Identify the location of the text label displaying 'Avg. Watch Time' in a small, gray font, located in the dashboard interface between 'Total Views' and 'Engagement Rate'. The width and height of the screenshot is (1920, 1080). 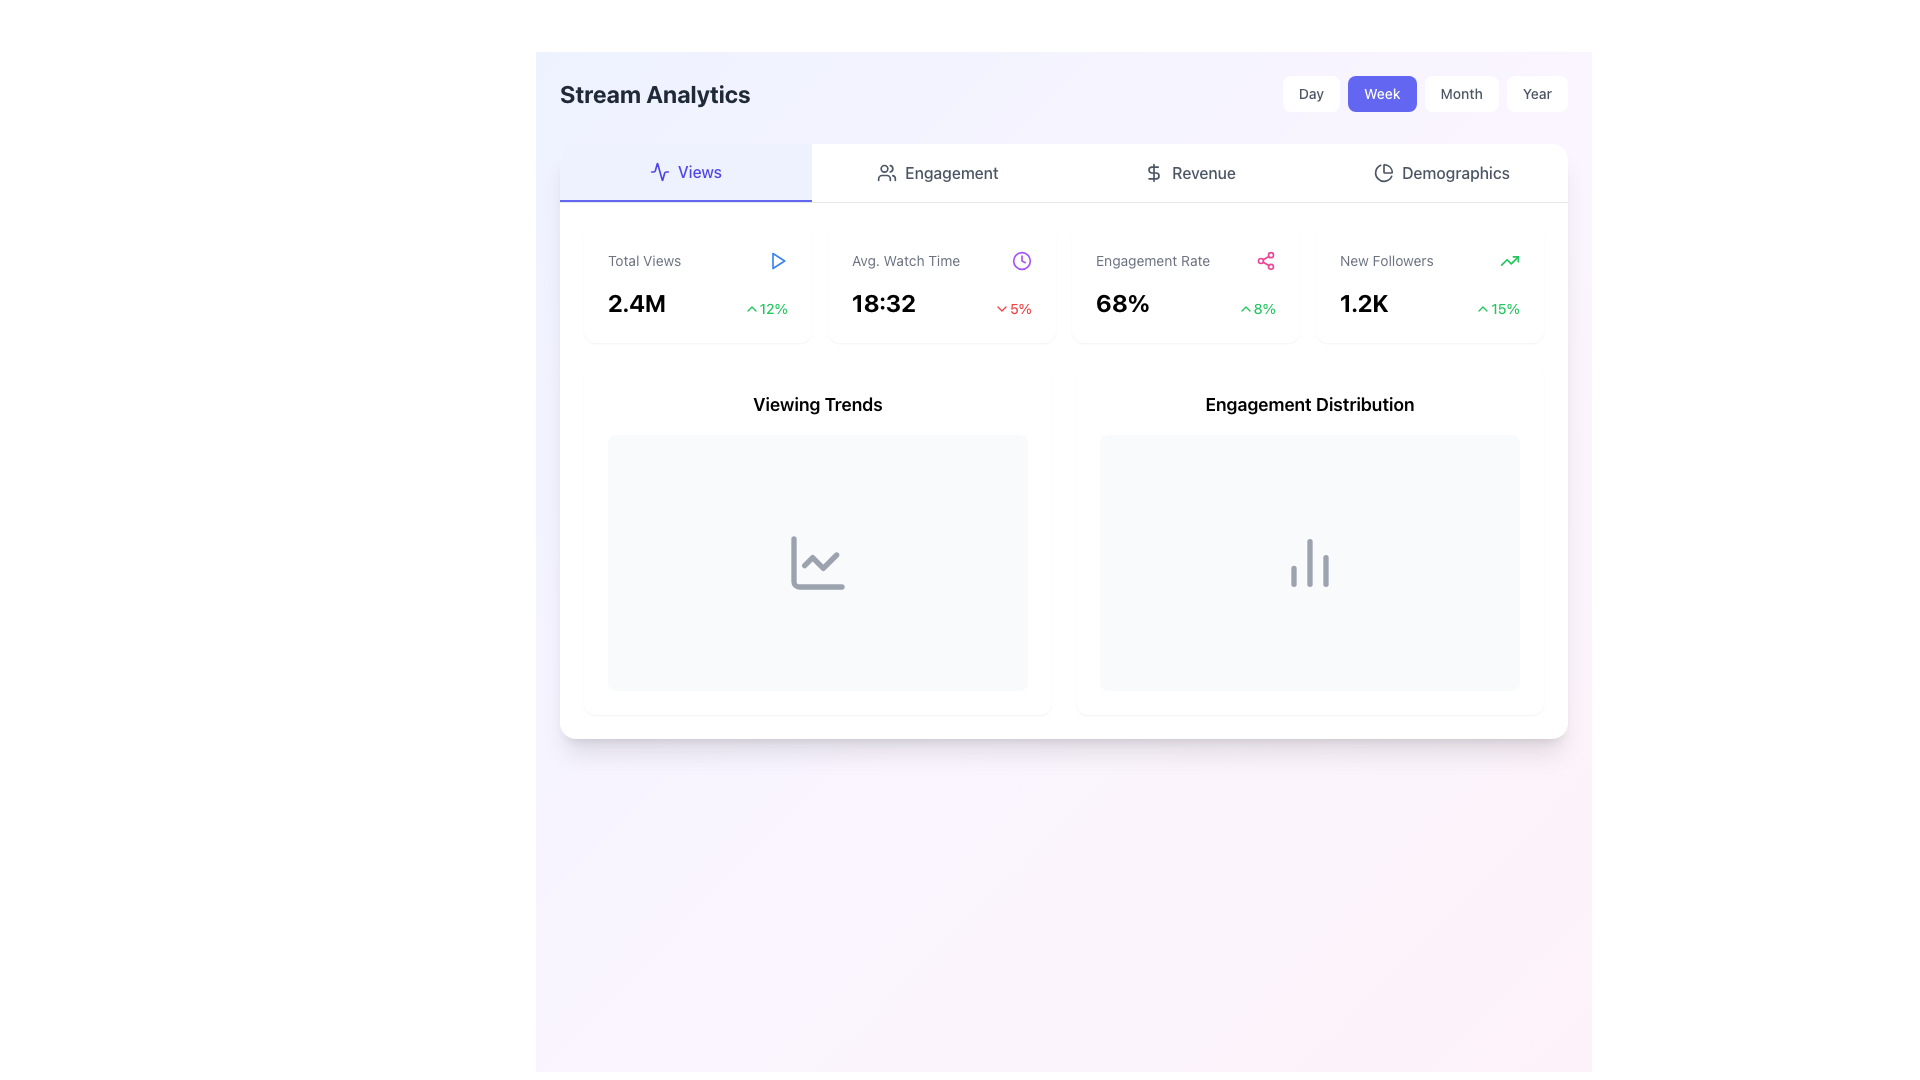
(905, 260).